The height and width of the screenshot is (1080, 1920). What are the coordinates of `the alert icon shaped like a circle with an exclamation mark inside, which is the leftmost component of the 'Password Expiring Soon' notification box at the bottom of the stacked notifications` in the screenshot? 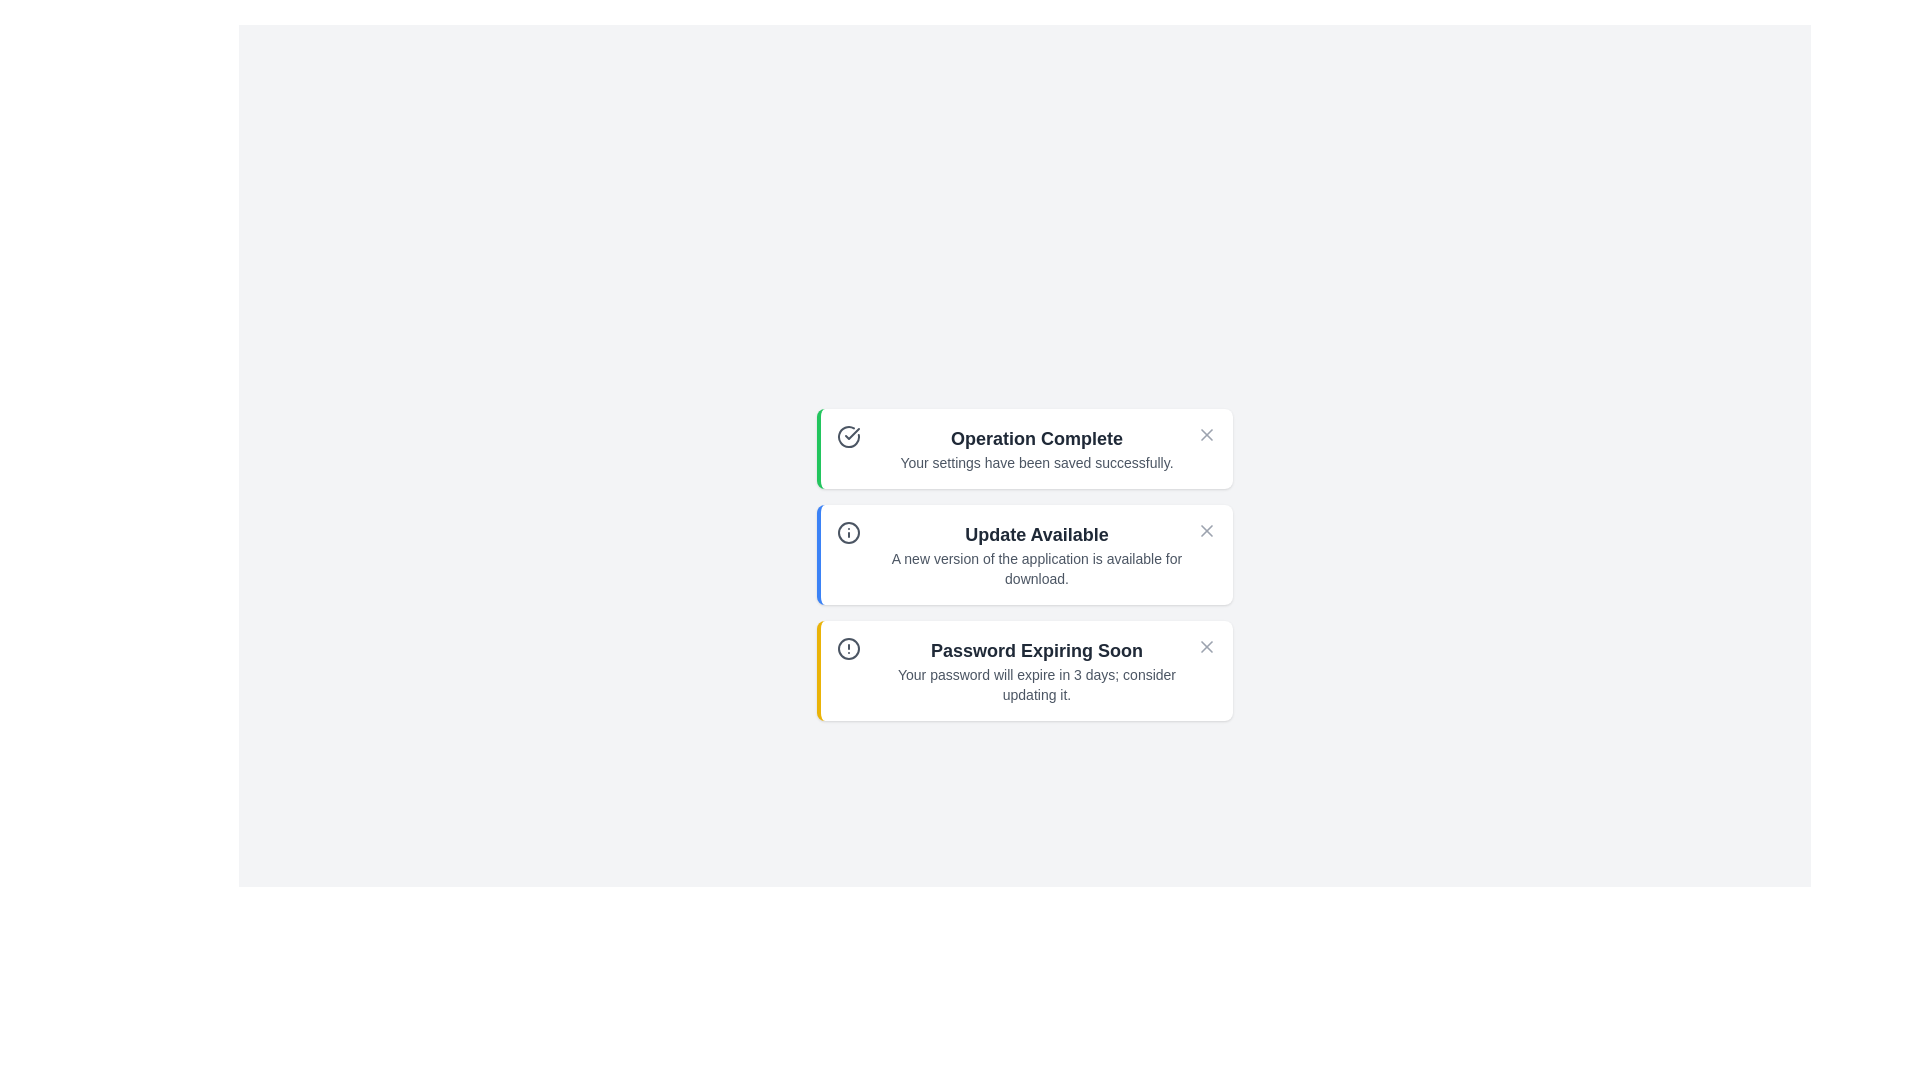 It's located at (849, 648).